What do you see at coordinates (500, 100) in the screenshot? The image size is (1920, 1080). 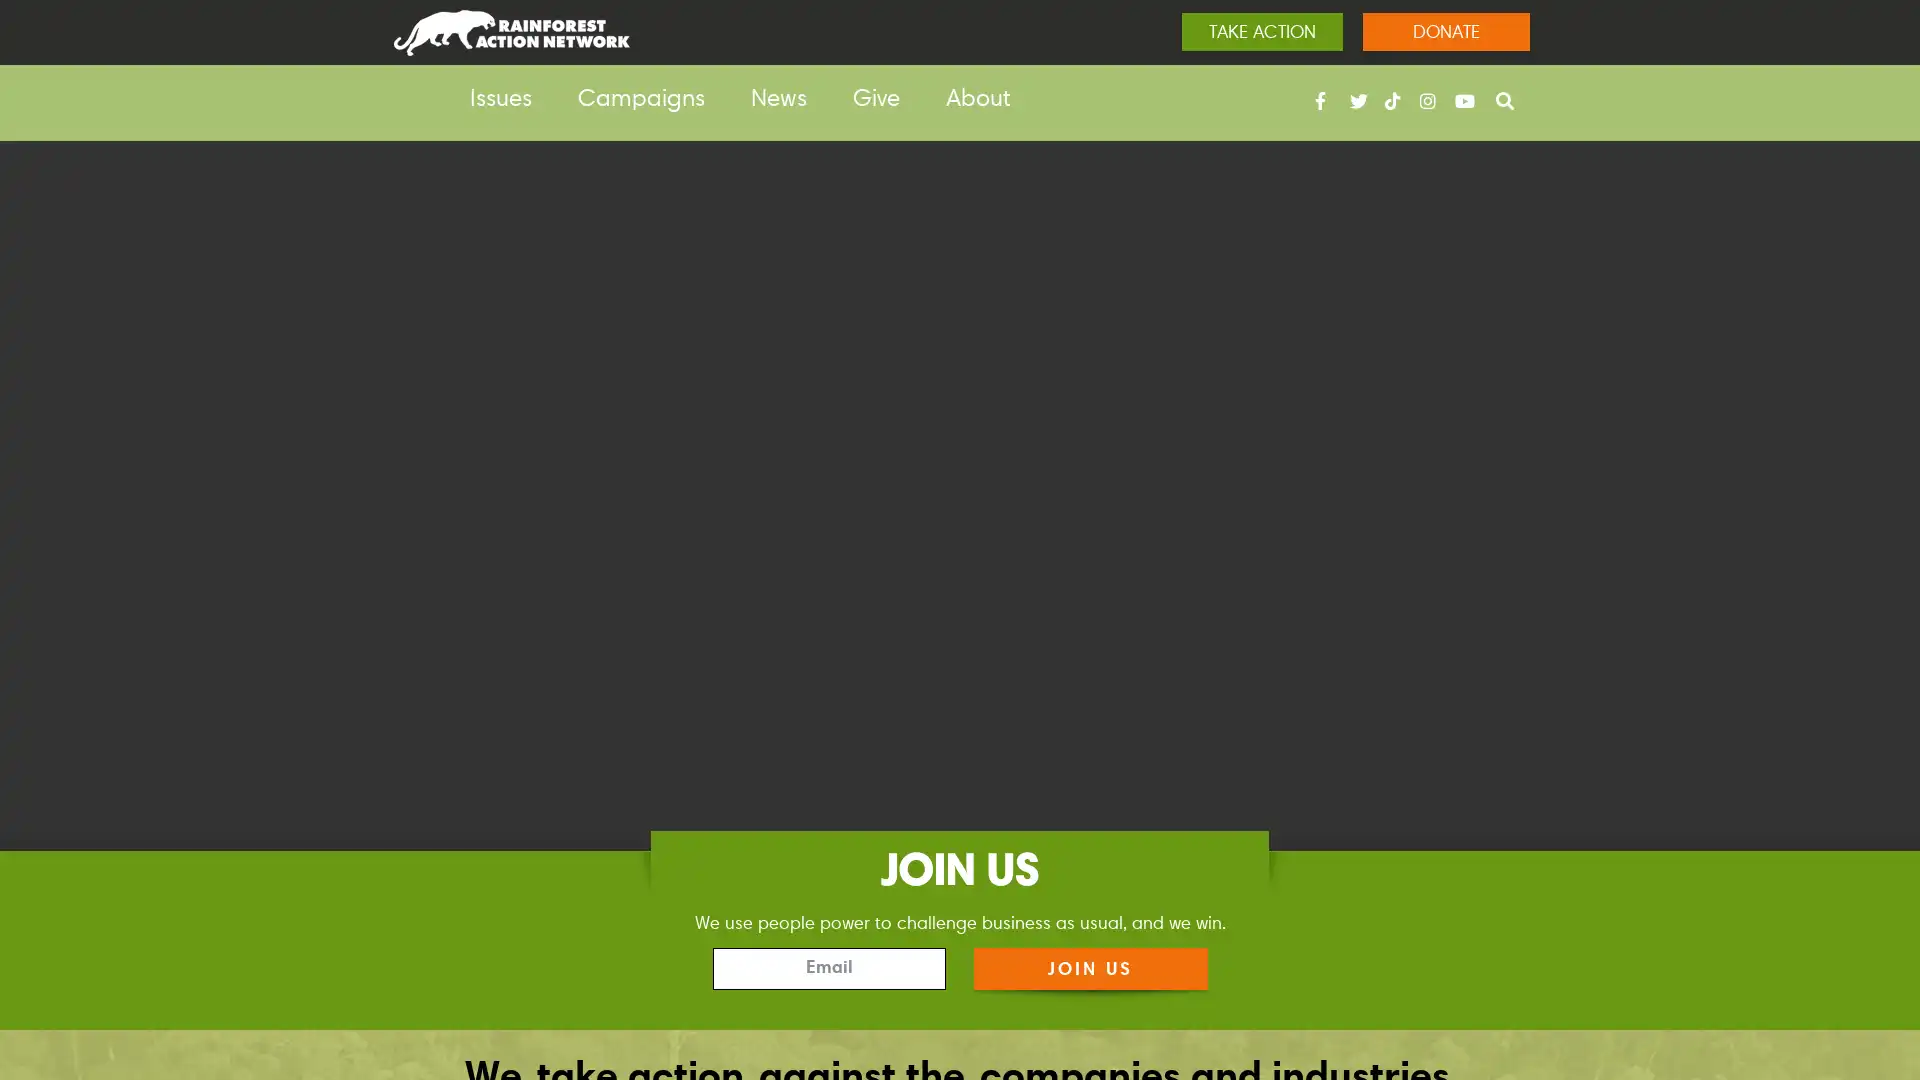 I see `Issues` at bounding box center [500, 100].